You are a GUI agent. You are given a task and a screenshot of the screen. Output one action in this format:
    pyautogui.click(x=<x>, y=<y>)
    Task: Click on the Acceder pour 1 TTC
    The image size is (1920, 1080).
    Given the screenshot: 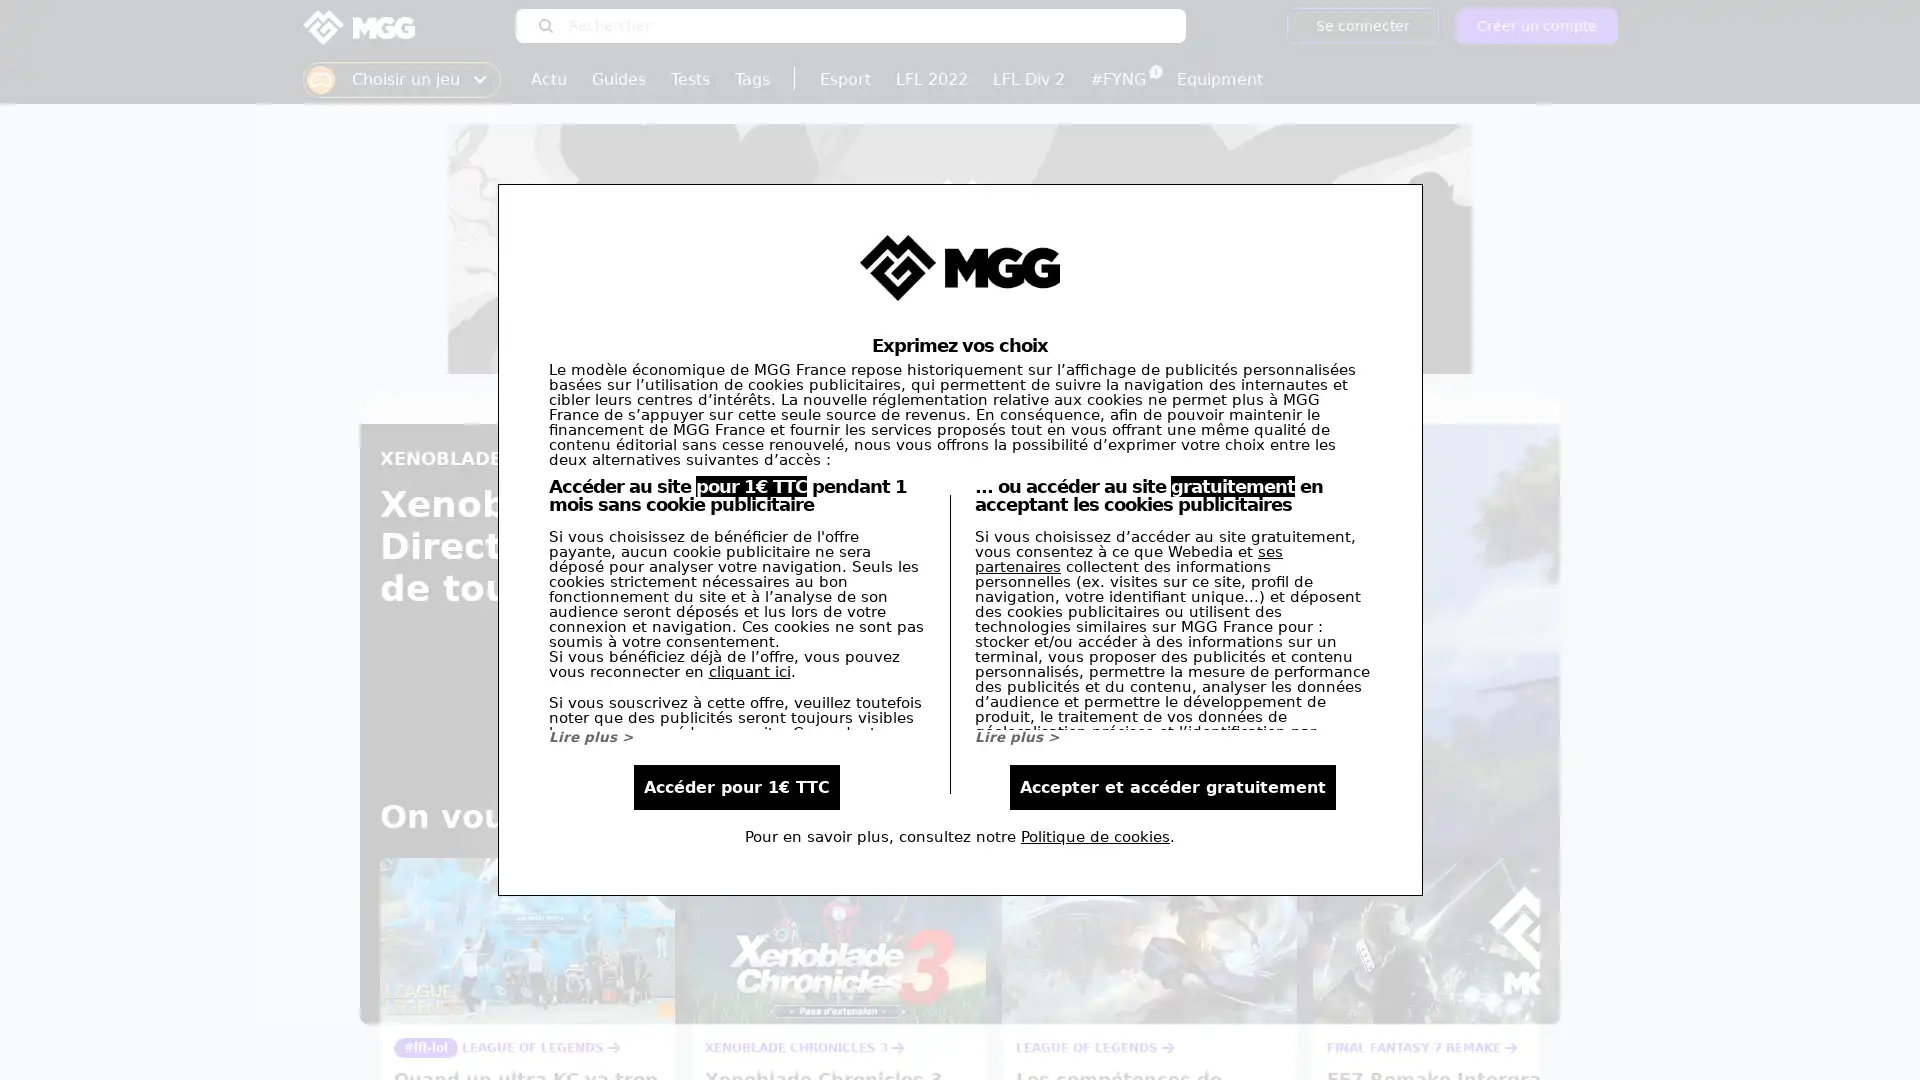 What is the action you would take?
    pyautogui.click(x=734, y=786)
    